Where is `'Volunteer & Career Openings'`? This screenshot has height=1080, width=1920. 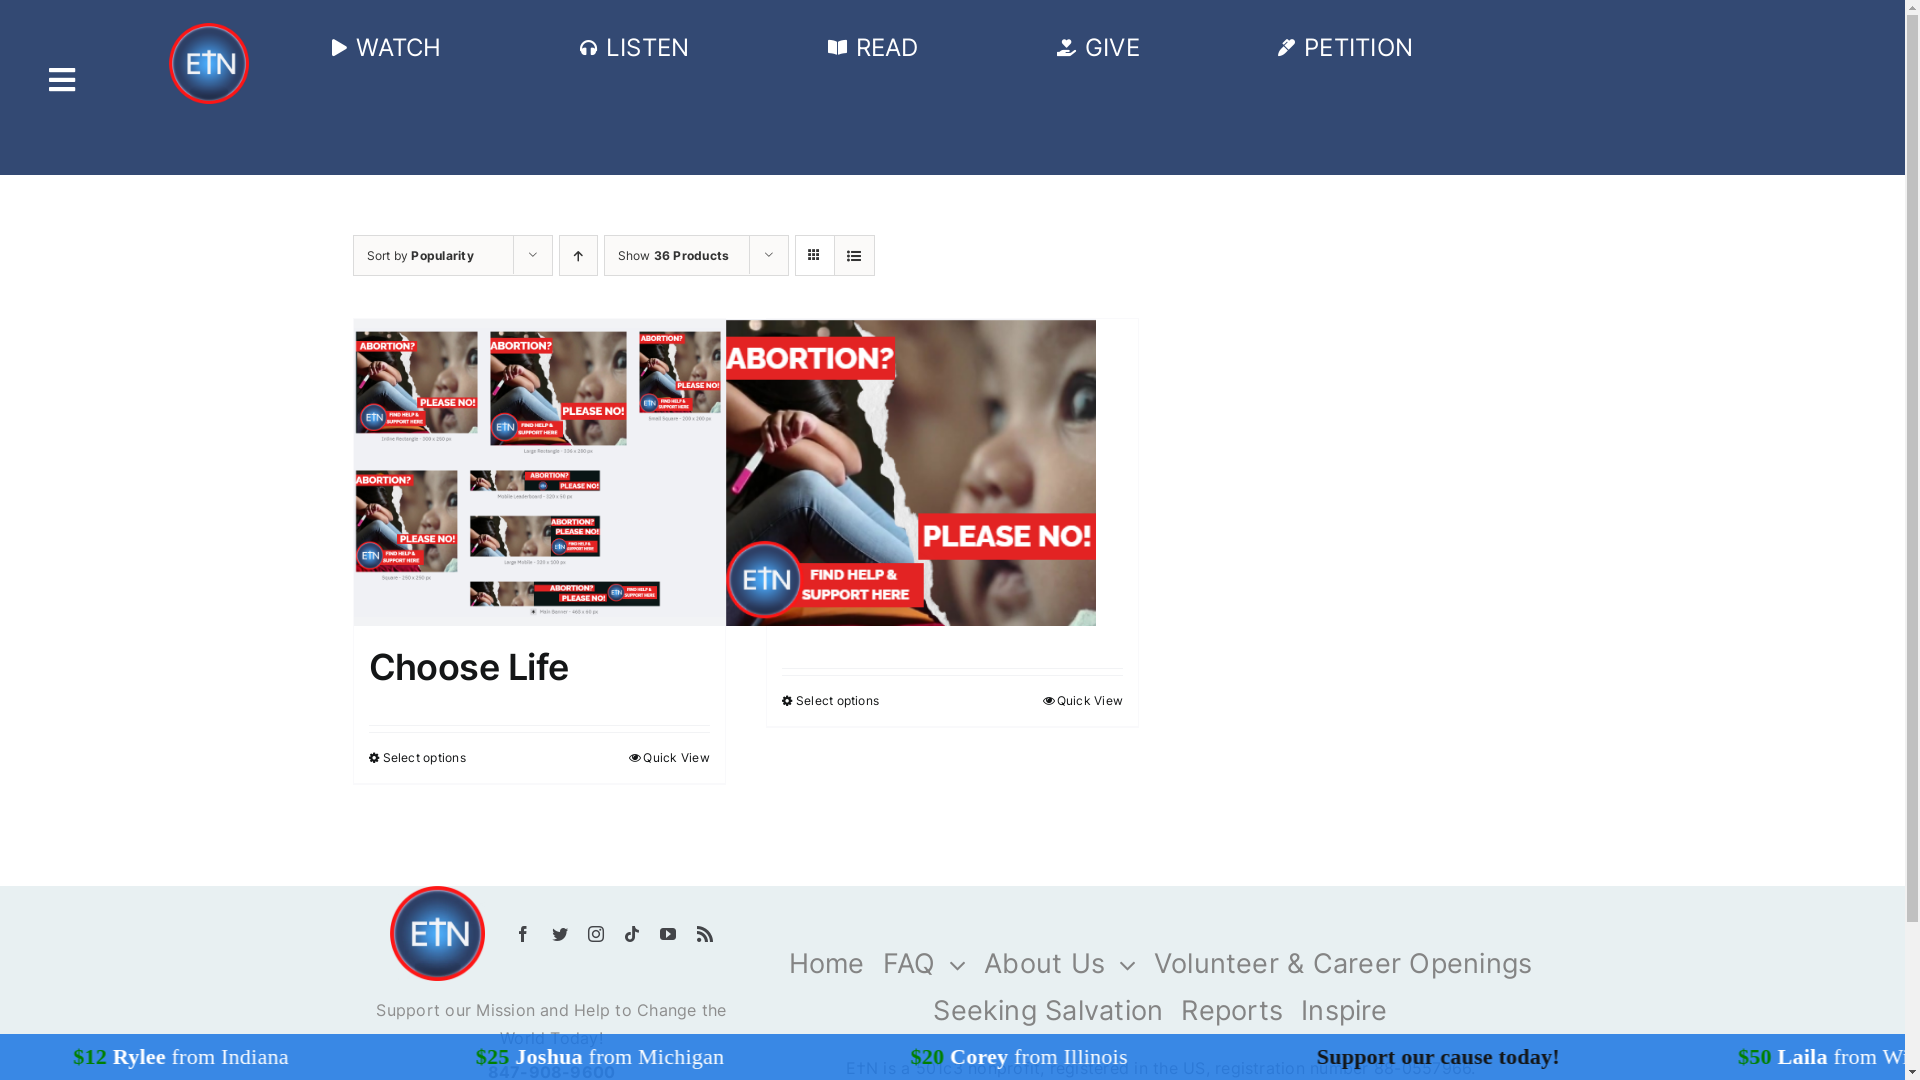
'Volunteer & Career Openings' is located at coordinates (1343, 963).